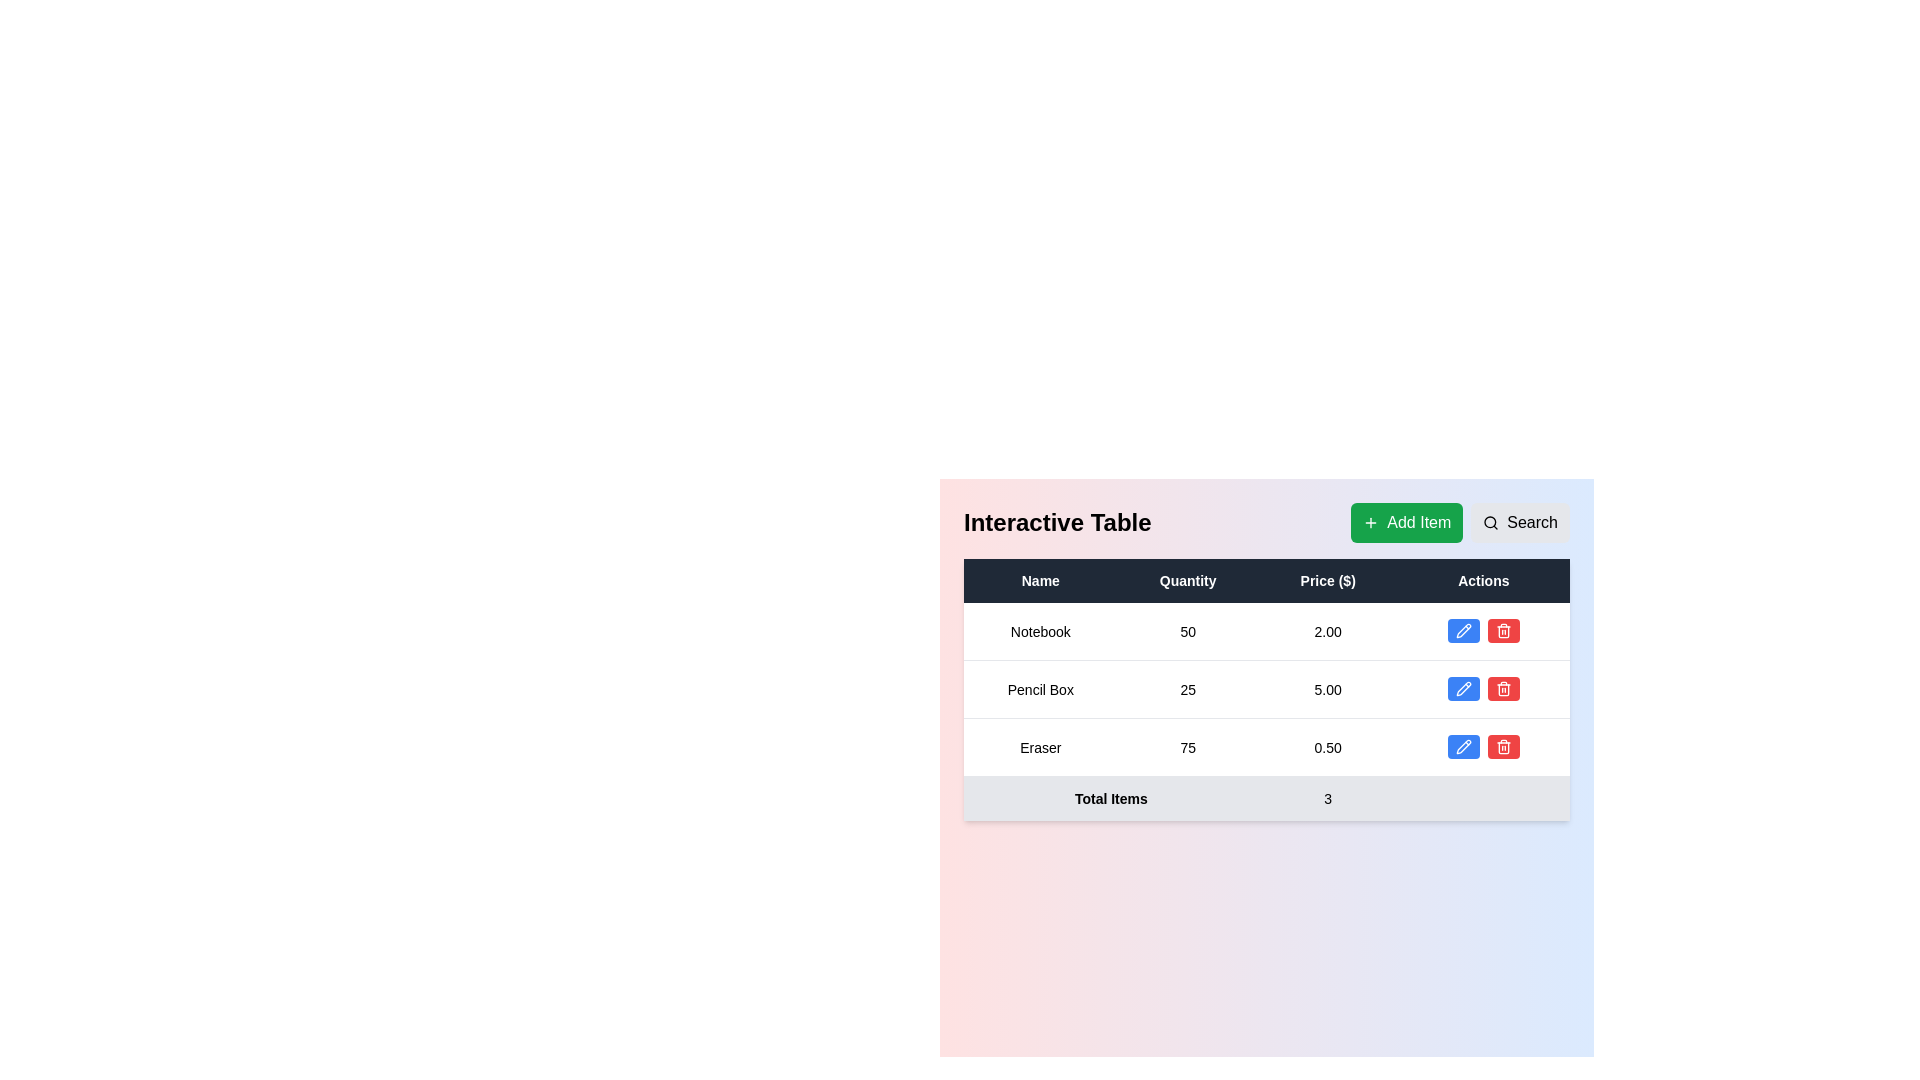  What do you see at coordinates (1463, 747) in the screenshot?
I see `the blue pencil icon button located in the last row of the table under the 'Actions' column` at bounding box center [1463, 747].